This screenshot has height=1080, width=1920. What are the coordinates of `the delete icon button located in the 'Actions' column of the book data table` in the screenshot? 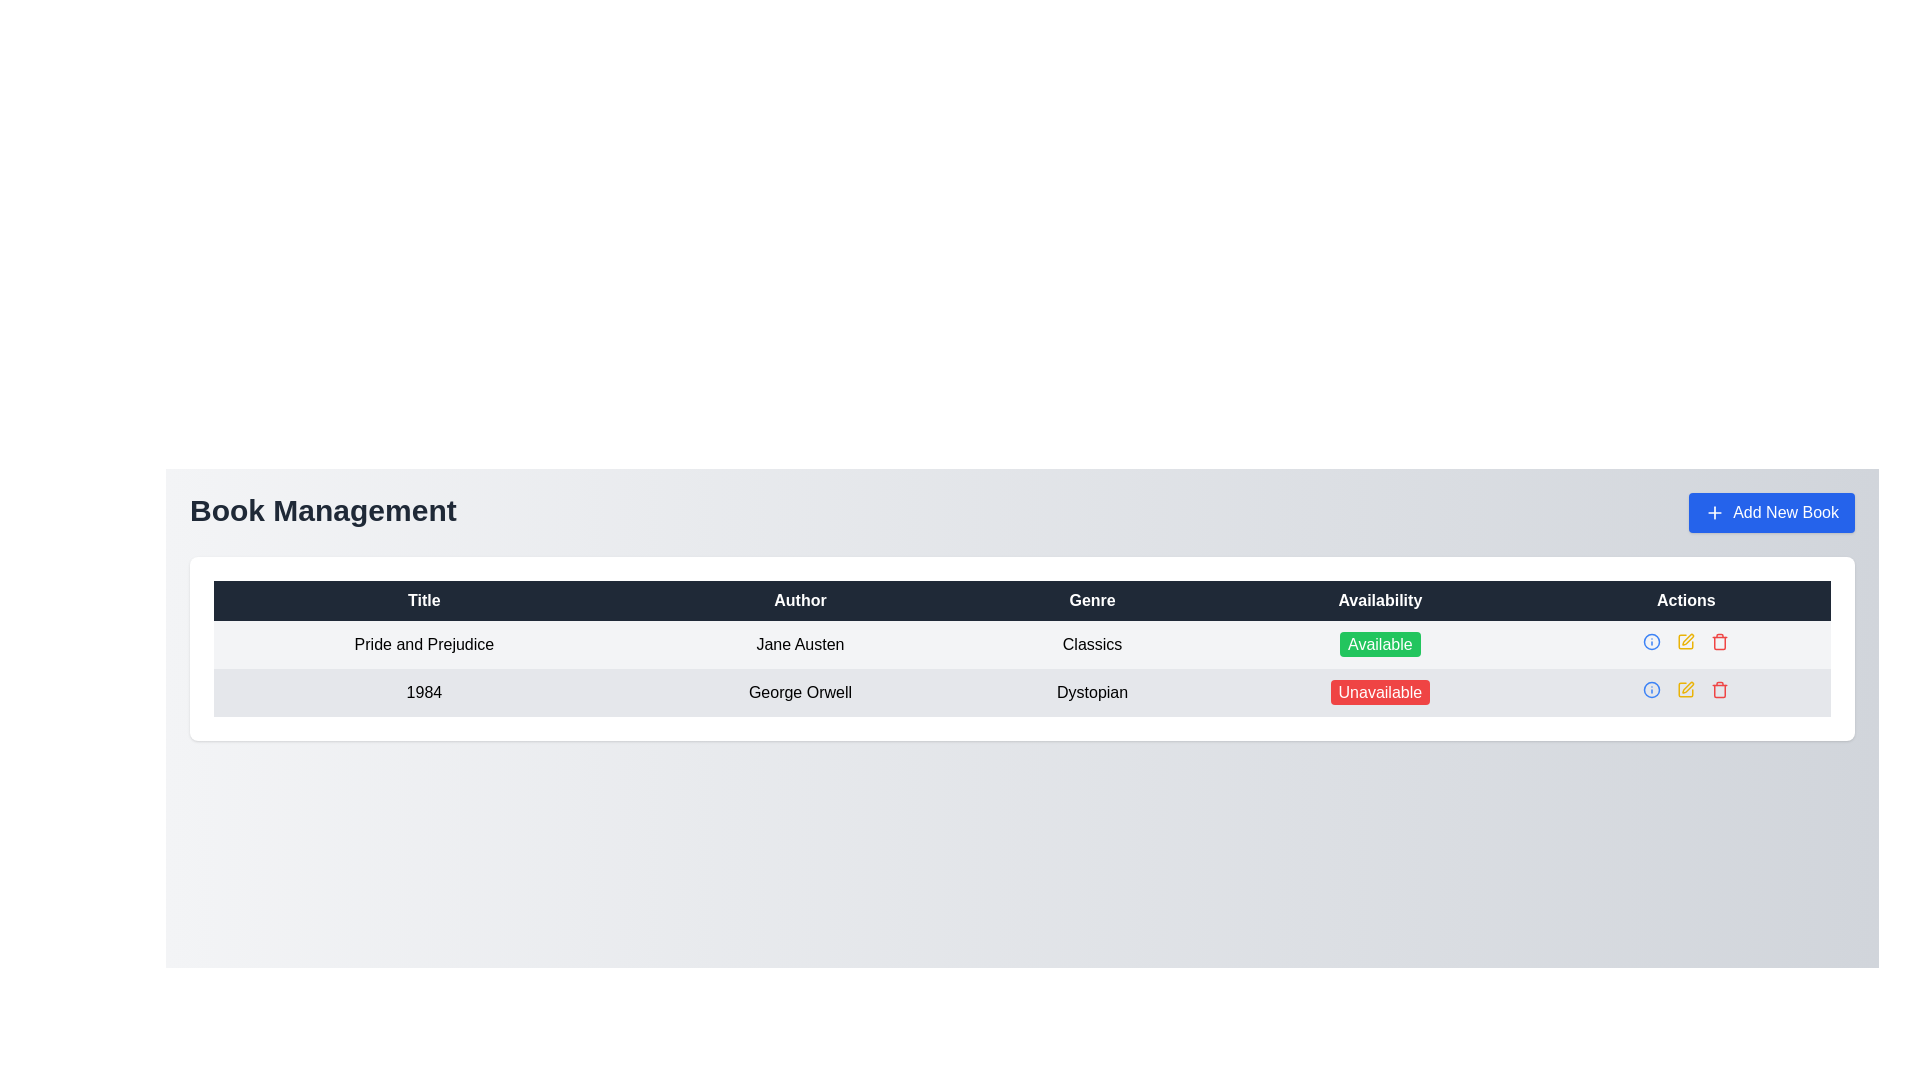 It's located at (1719, 643).